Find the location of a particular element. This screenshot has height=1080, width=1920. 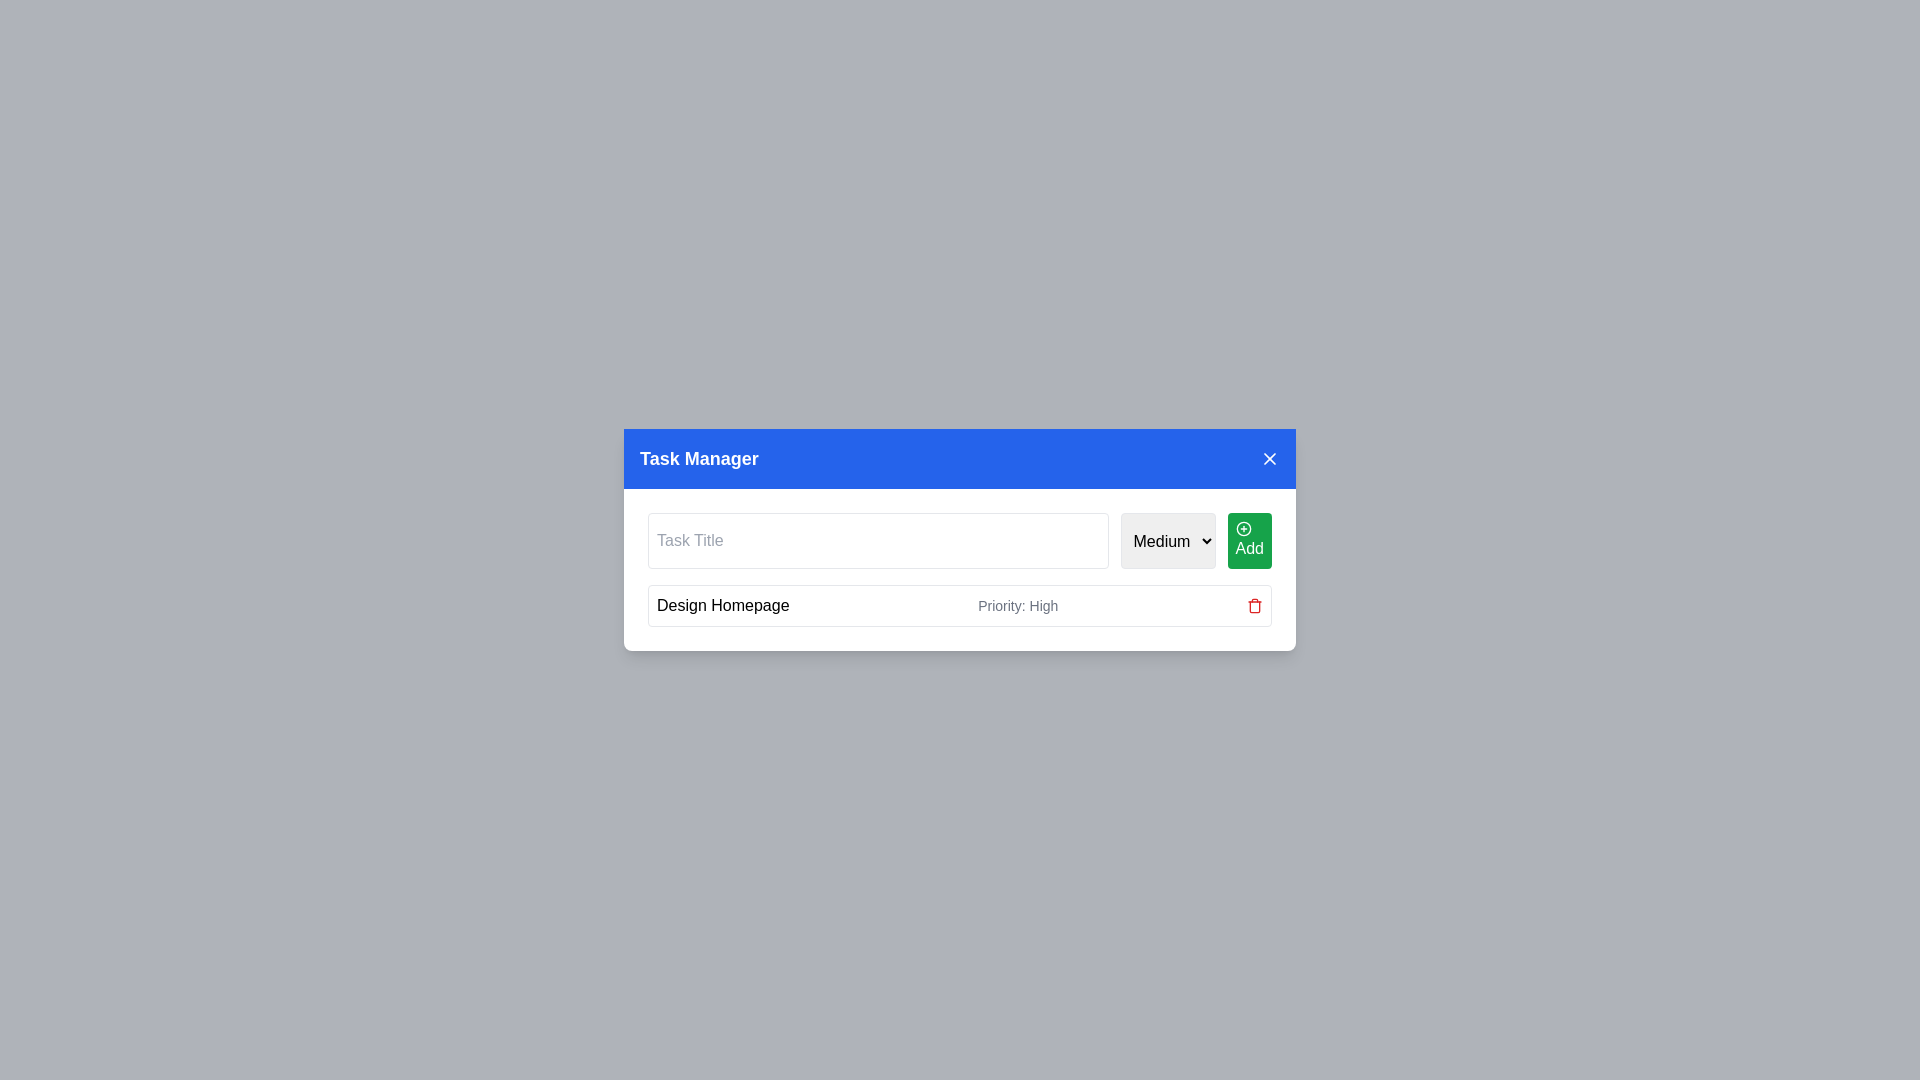

the 'X' button in the top-right corner of the 'Task Manager' bar is located at coordinates (1269, 459).